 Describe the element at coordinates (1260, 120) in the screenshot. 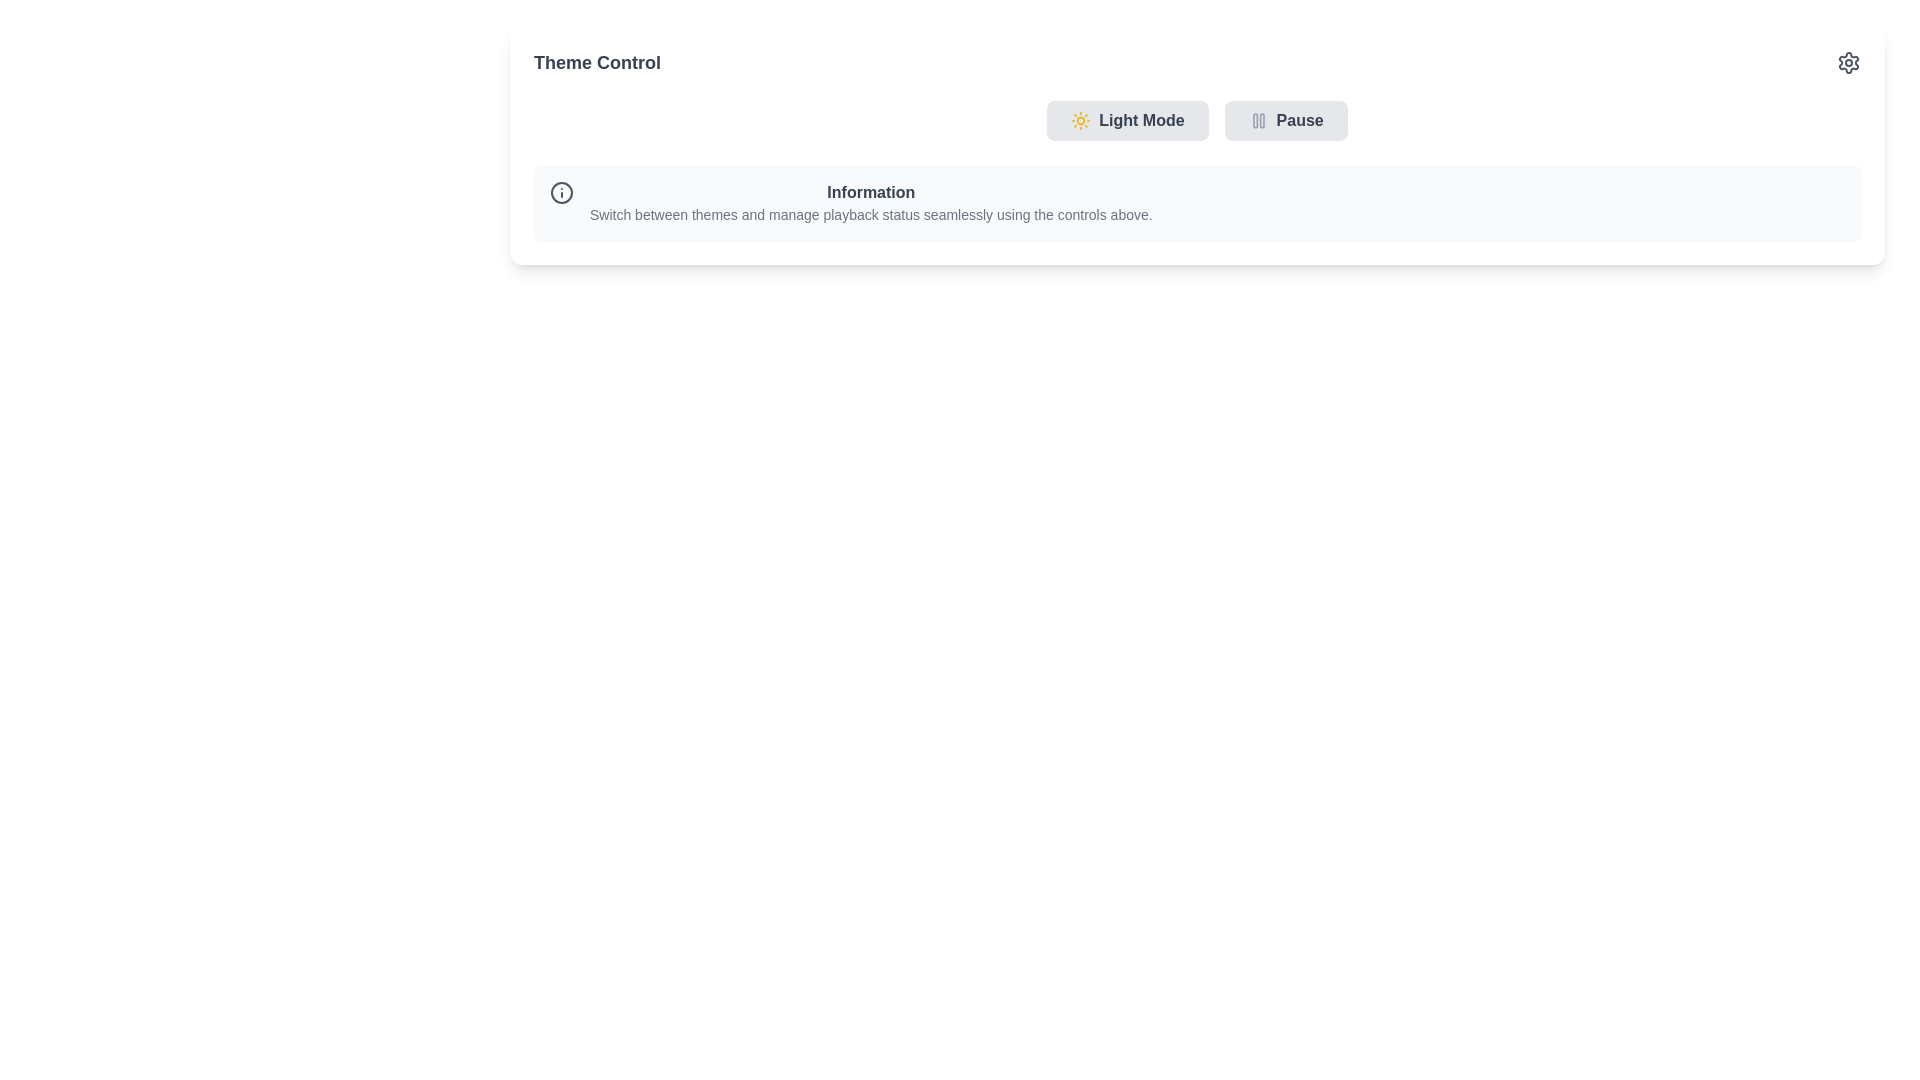

I see `the right vertical bar of the pause icon, which is part of the two-bar configuration that visually represents the pause symbol, located to the right of the 'Light Mode' button` at that location.